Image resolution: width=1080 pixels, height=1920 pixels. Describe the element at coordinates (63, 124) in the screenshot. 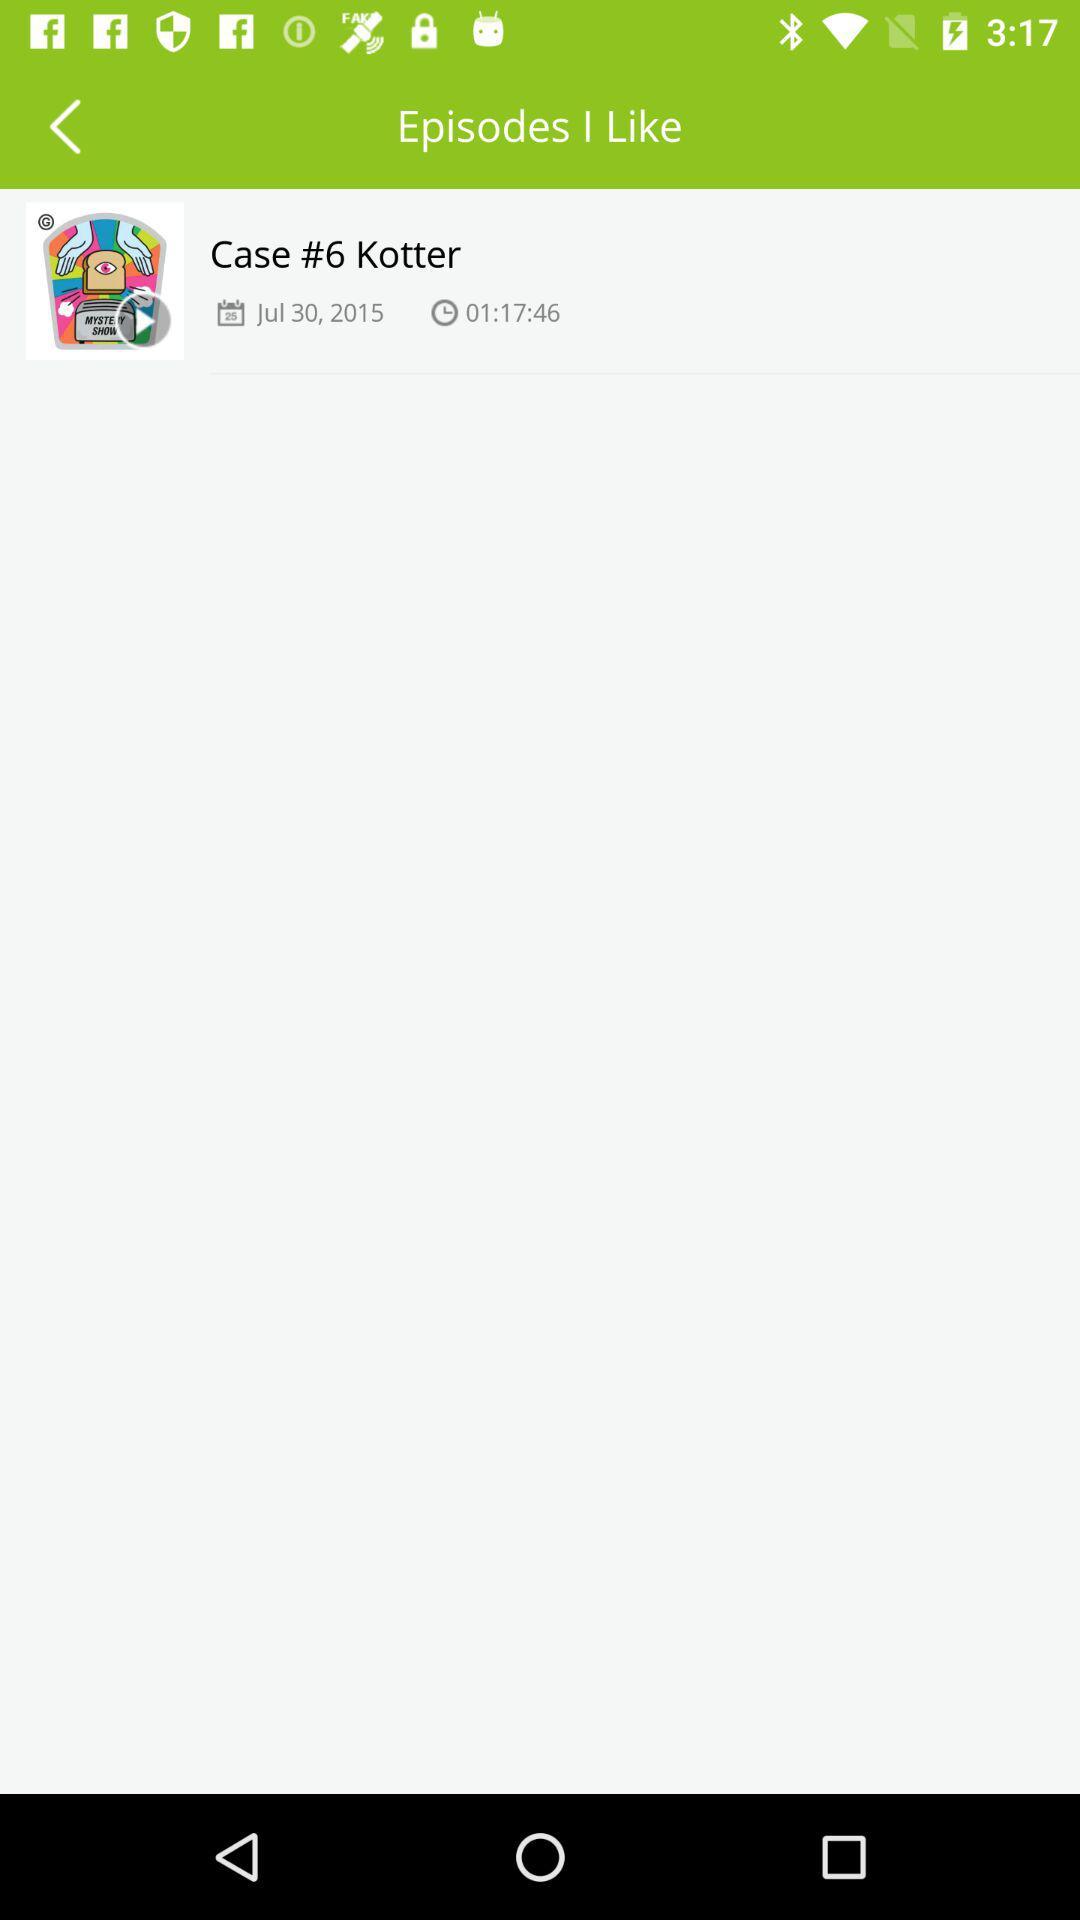

I see `item next to the episodes i like icon` at that location.